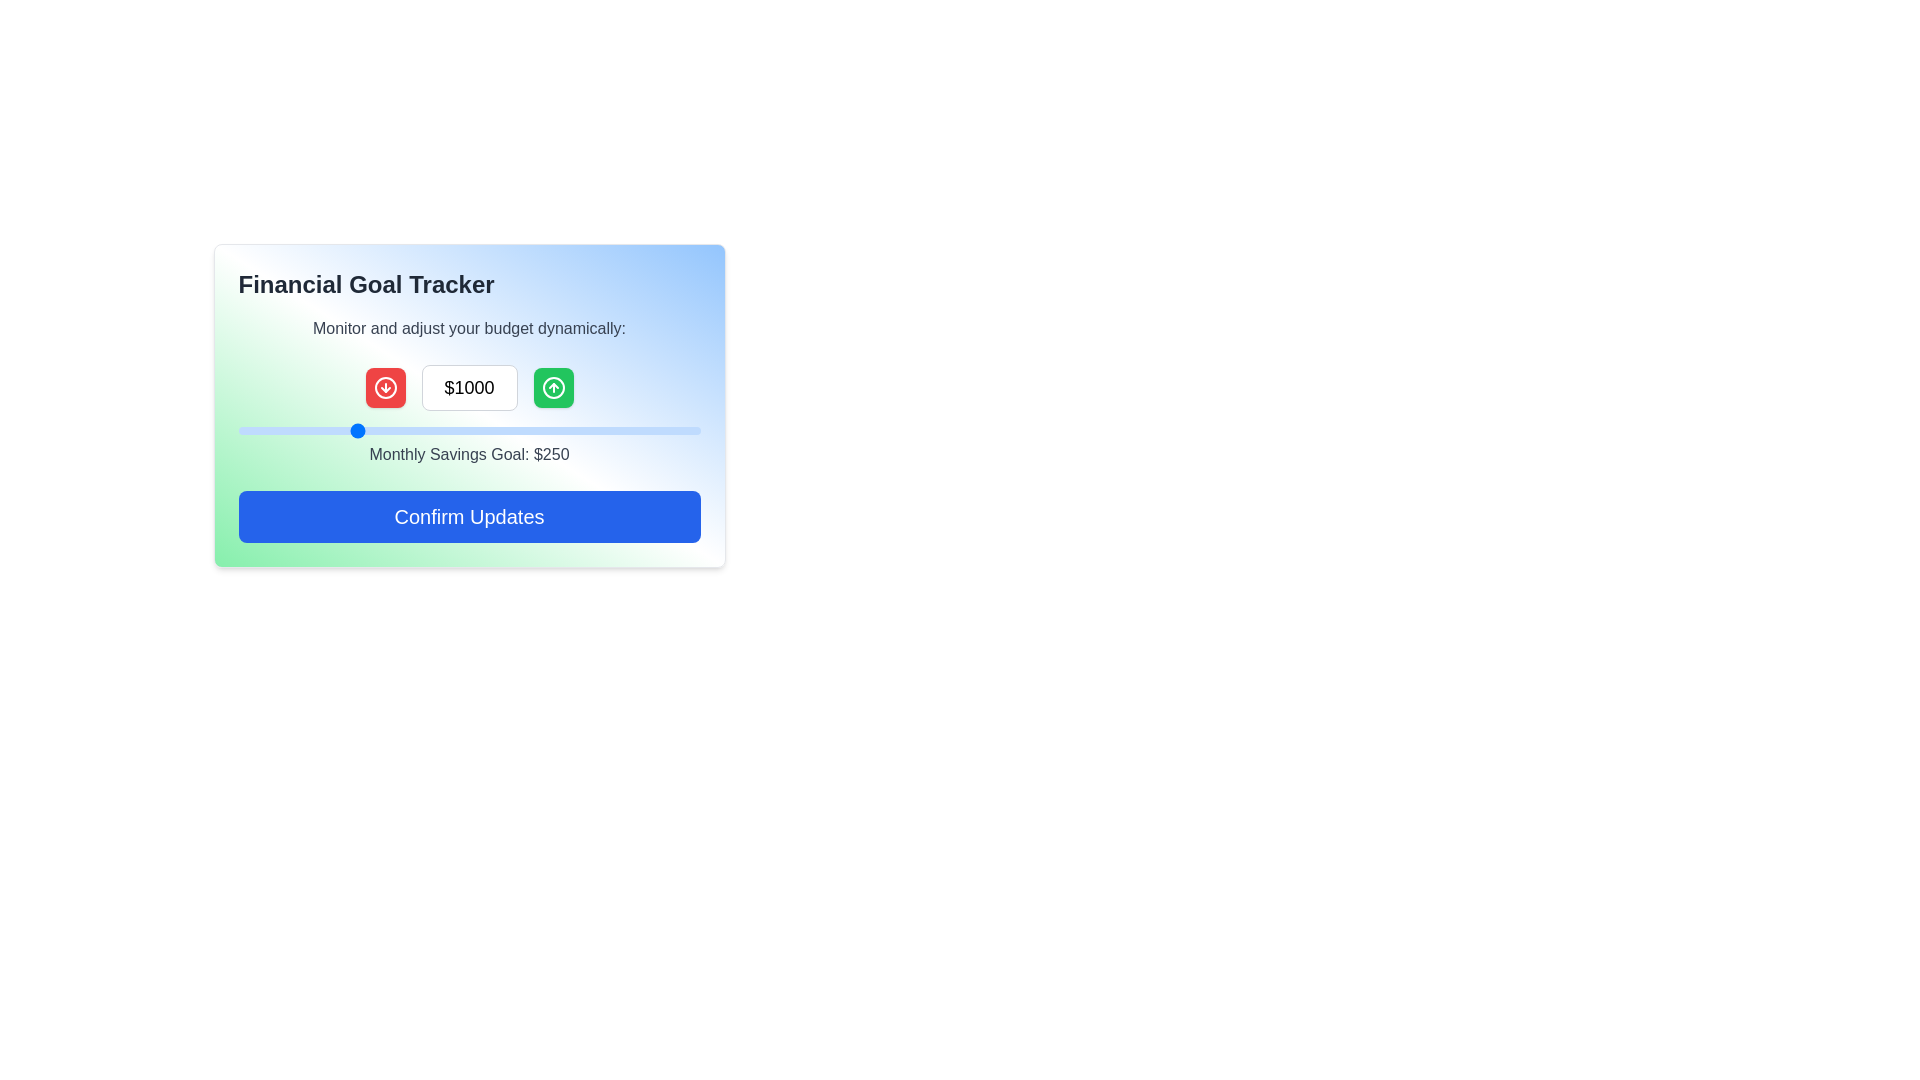  What do you see at coordinates (346, 430) in the screenshot?
I see `the monthly savings goal` at bounding box center [346, 430].